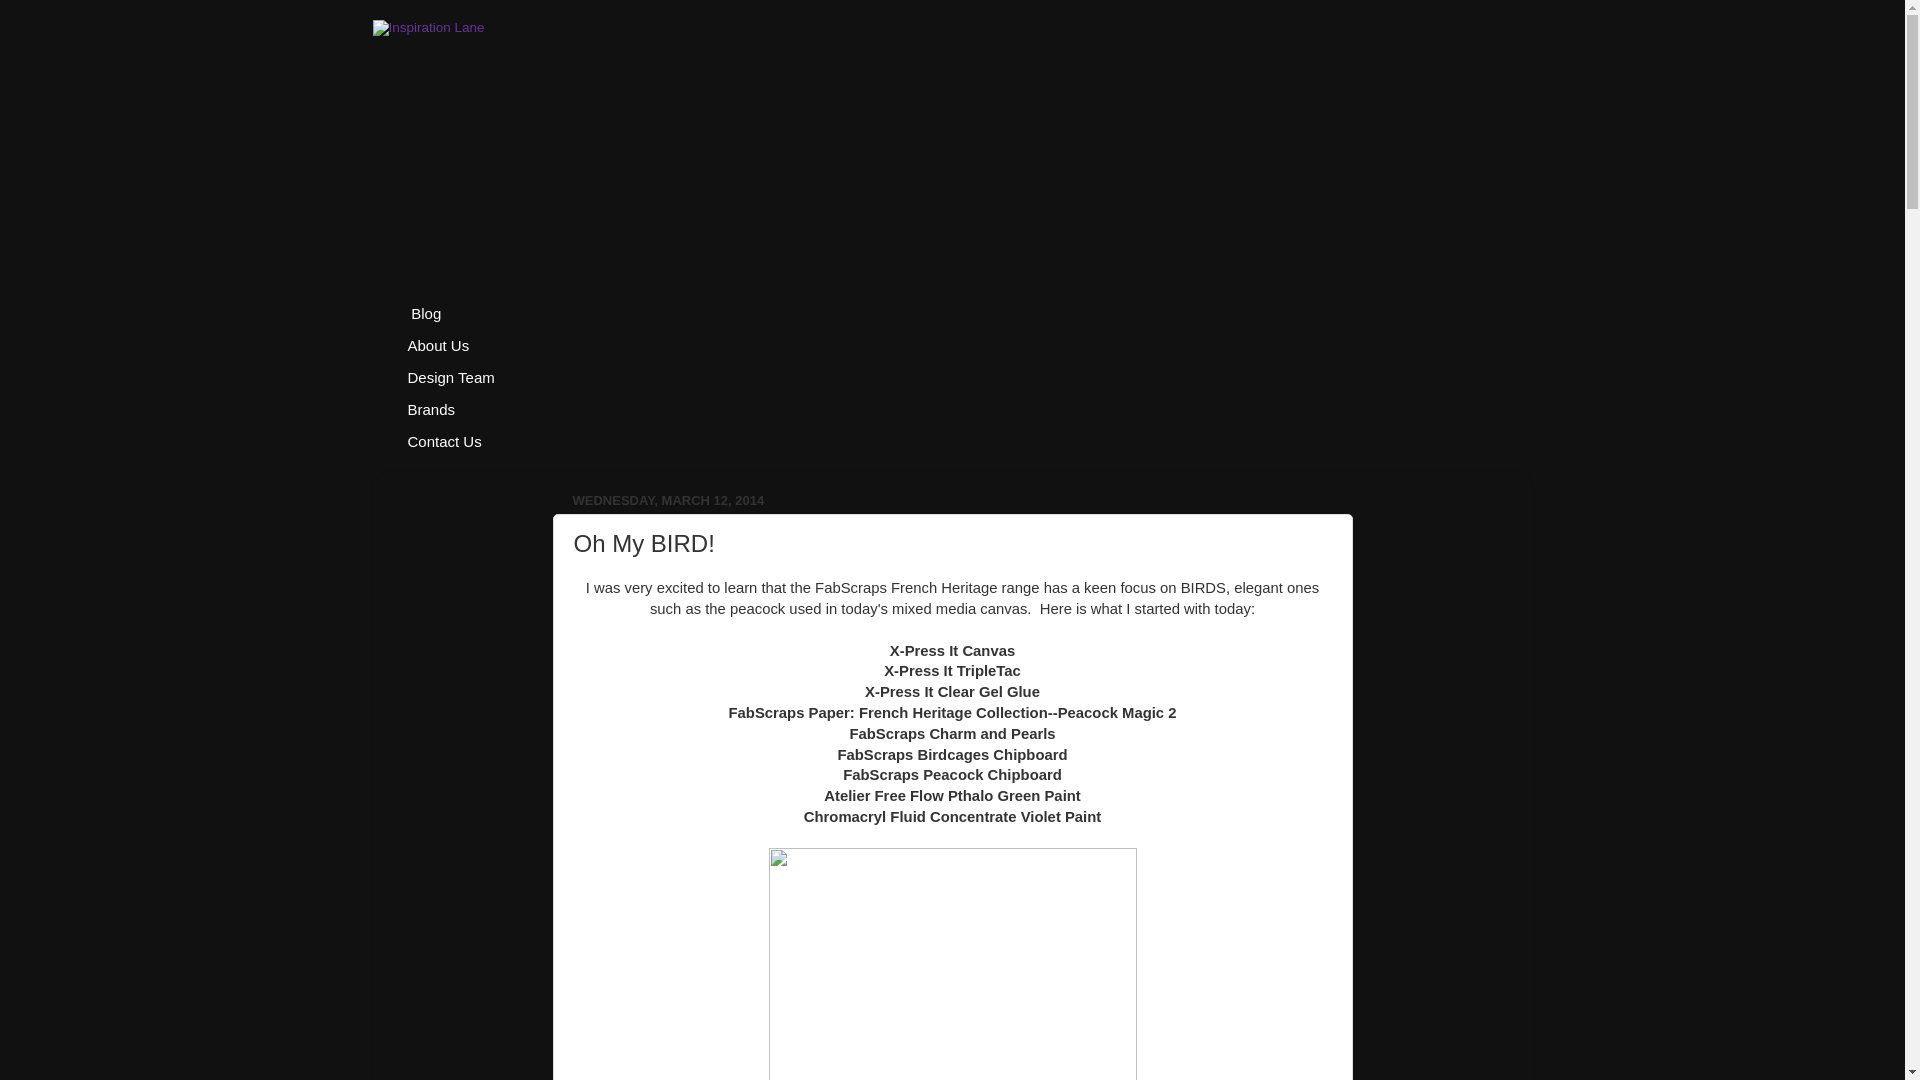 This screenshot has height=1080, width=1920. What do you see at coordinates (392, 378) in the screenshot?
I see `'Design Team'` at bounding box center [392, 378].